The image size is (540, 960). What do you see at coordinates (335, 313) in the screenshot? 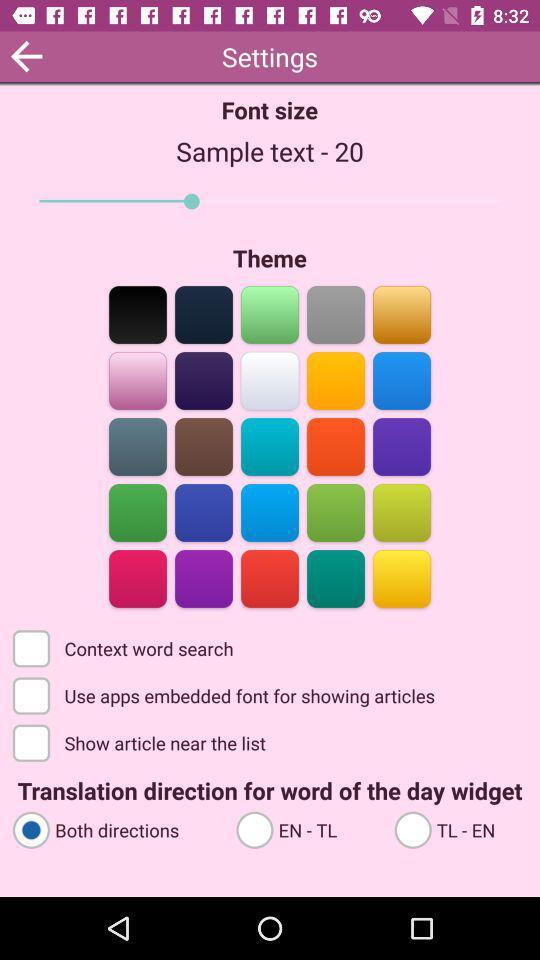
I see `theme color grey` at bounding box center [335, 313].